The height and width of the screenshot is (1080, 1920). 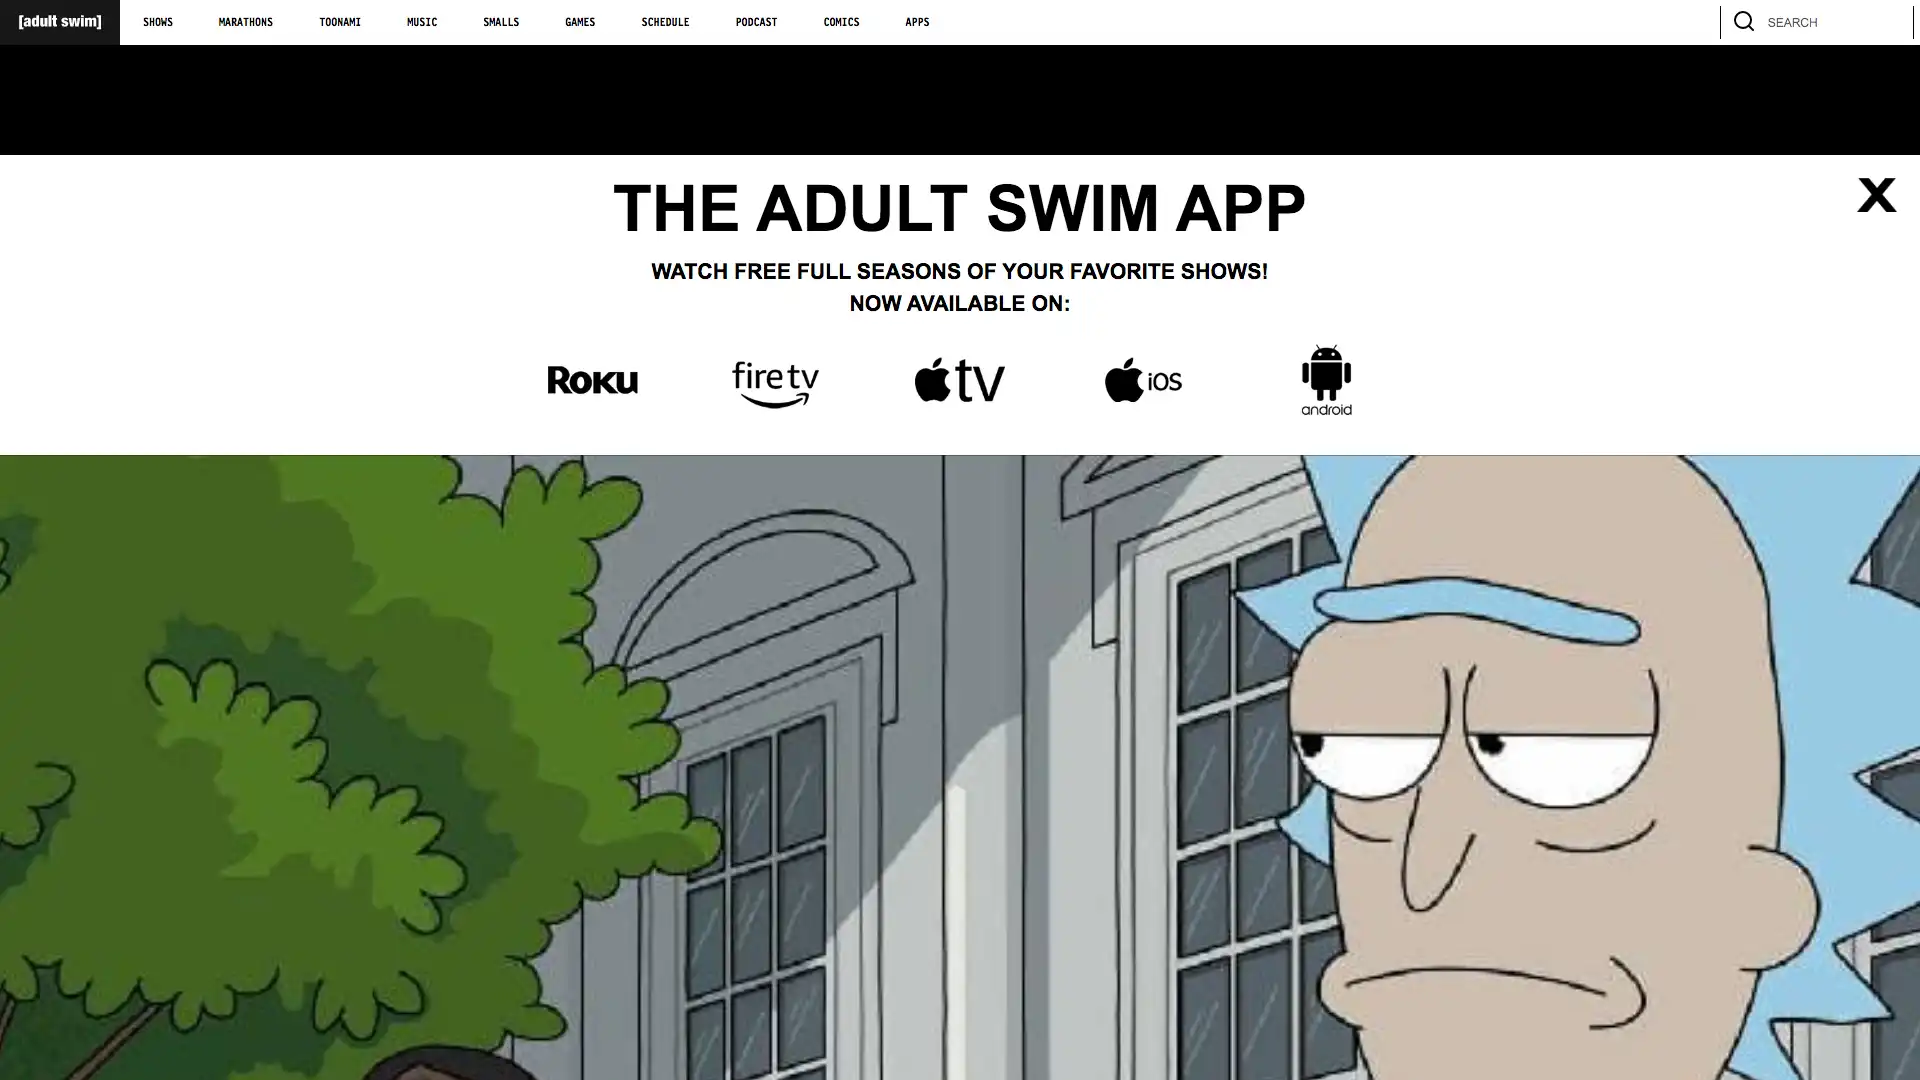 What do you see at coordinates (1888, 22) in the screenshot?
I see `search` at bounding box center [1888, 22].